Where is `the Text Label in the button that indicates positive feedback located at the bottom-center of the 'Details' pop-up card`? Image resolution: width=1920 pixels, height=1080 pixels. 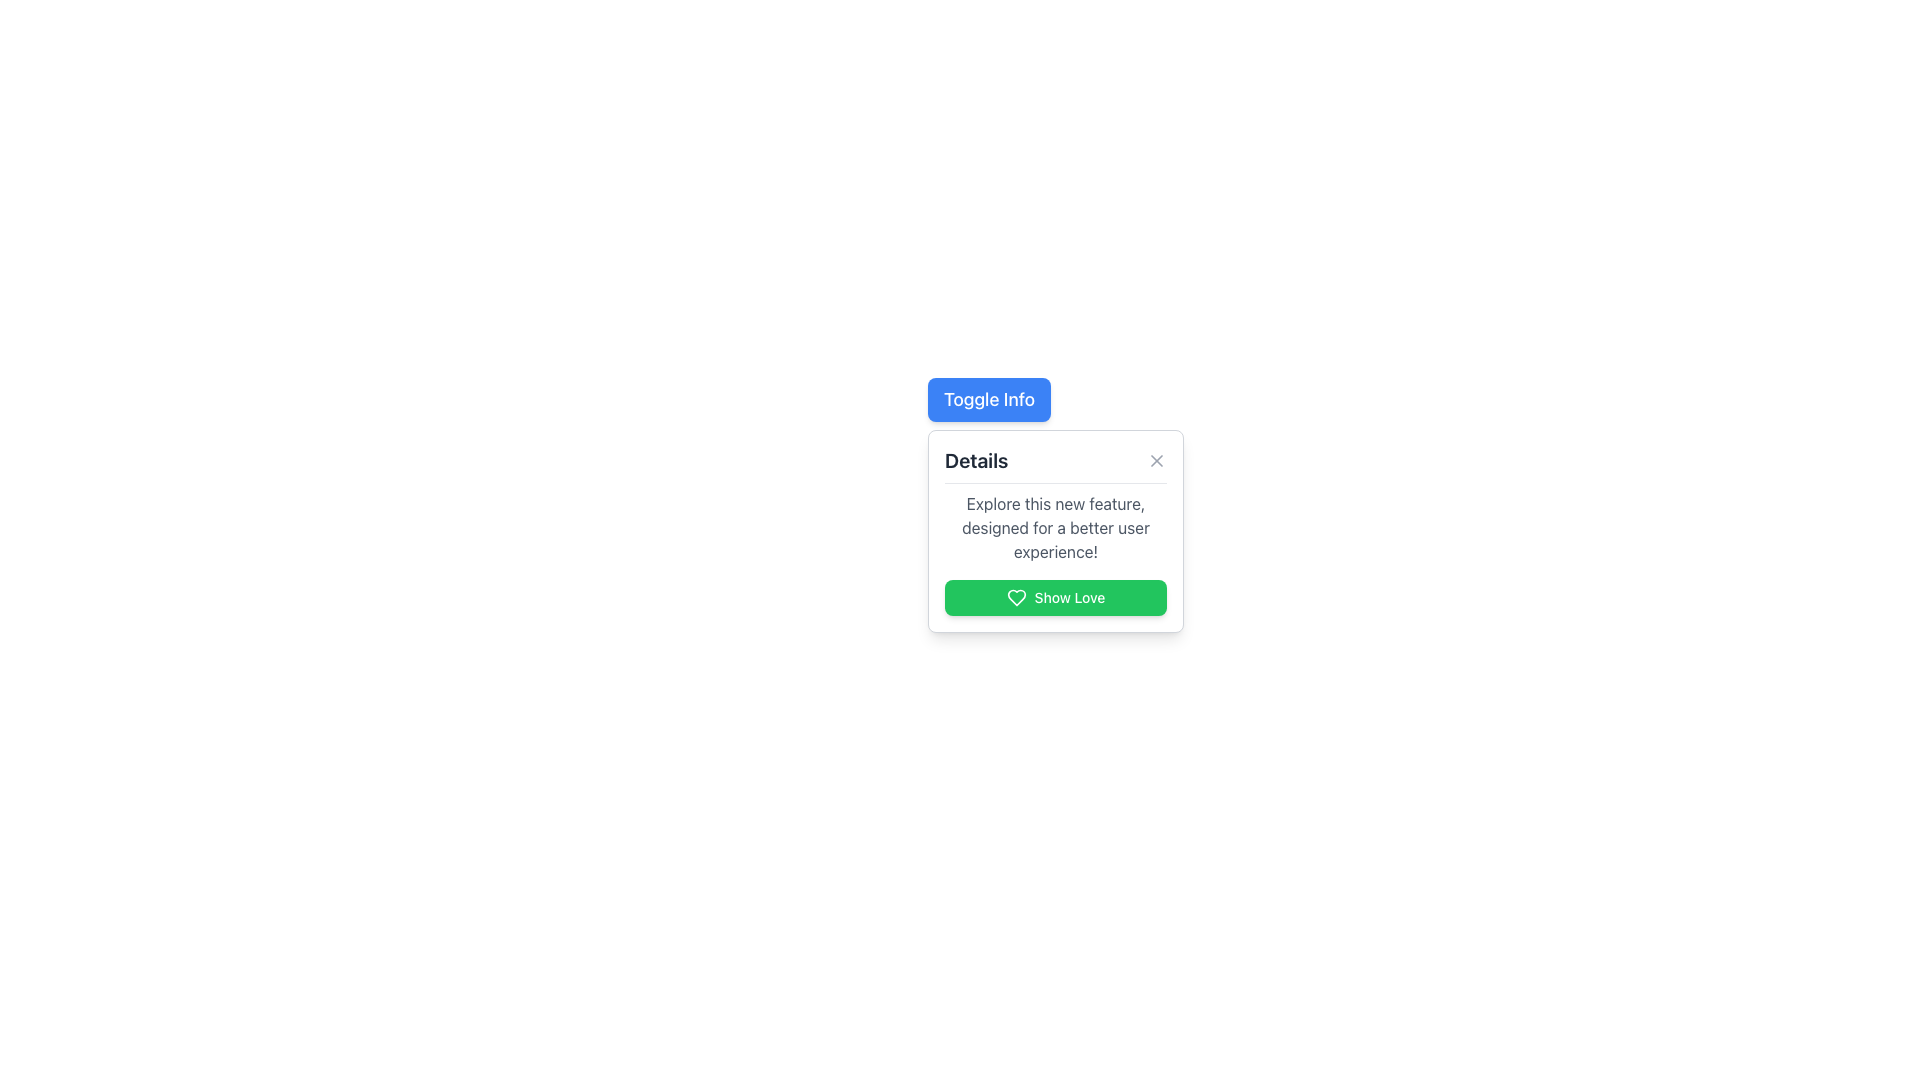
the Text Label in the button that indicates positive feedback located at the bottom-center of the 'Details' pop-up card is located at coordinates (1069, 596).